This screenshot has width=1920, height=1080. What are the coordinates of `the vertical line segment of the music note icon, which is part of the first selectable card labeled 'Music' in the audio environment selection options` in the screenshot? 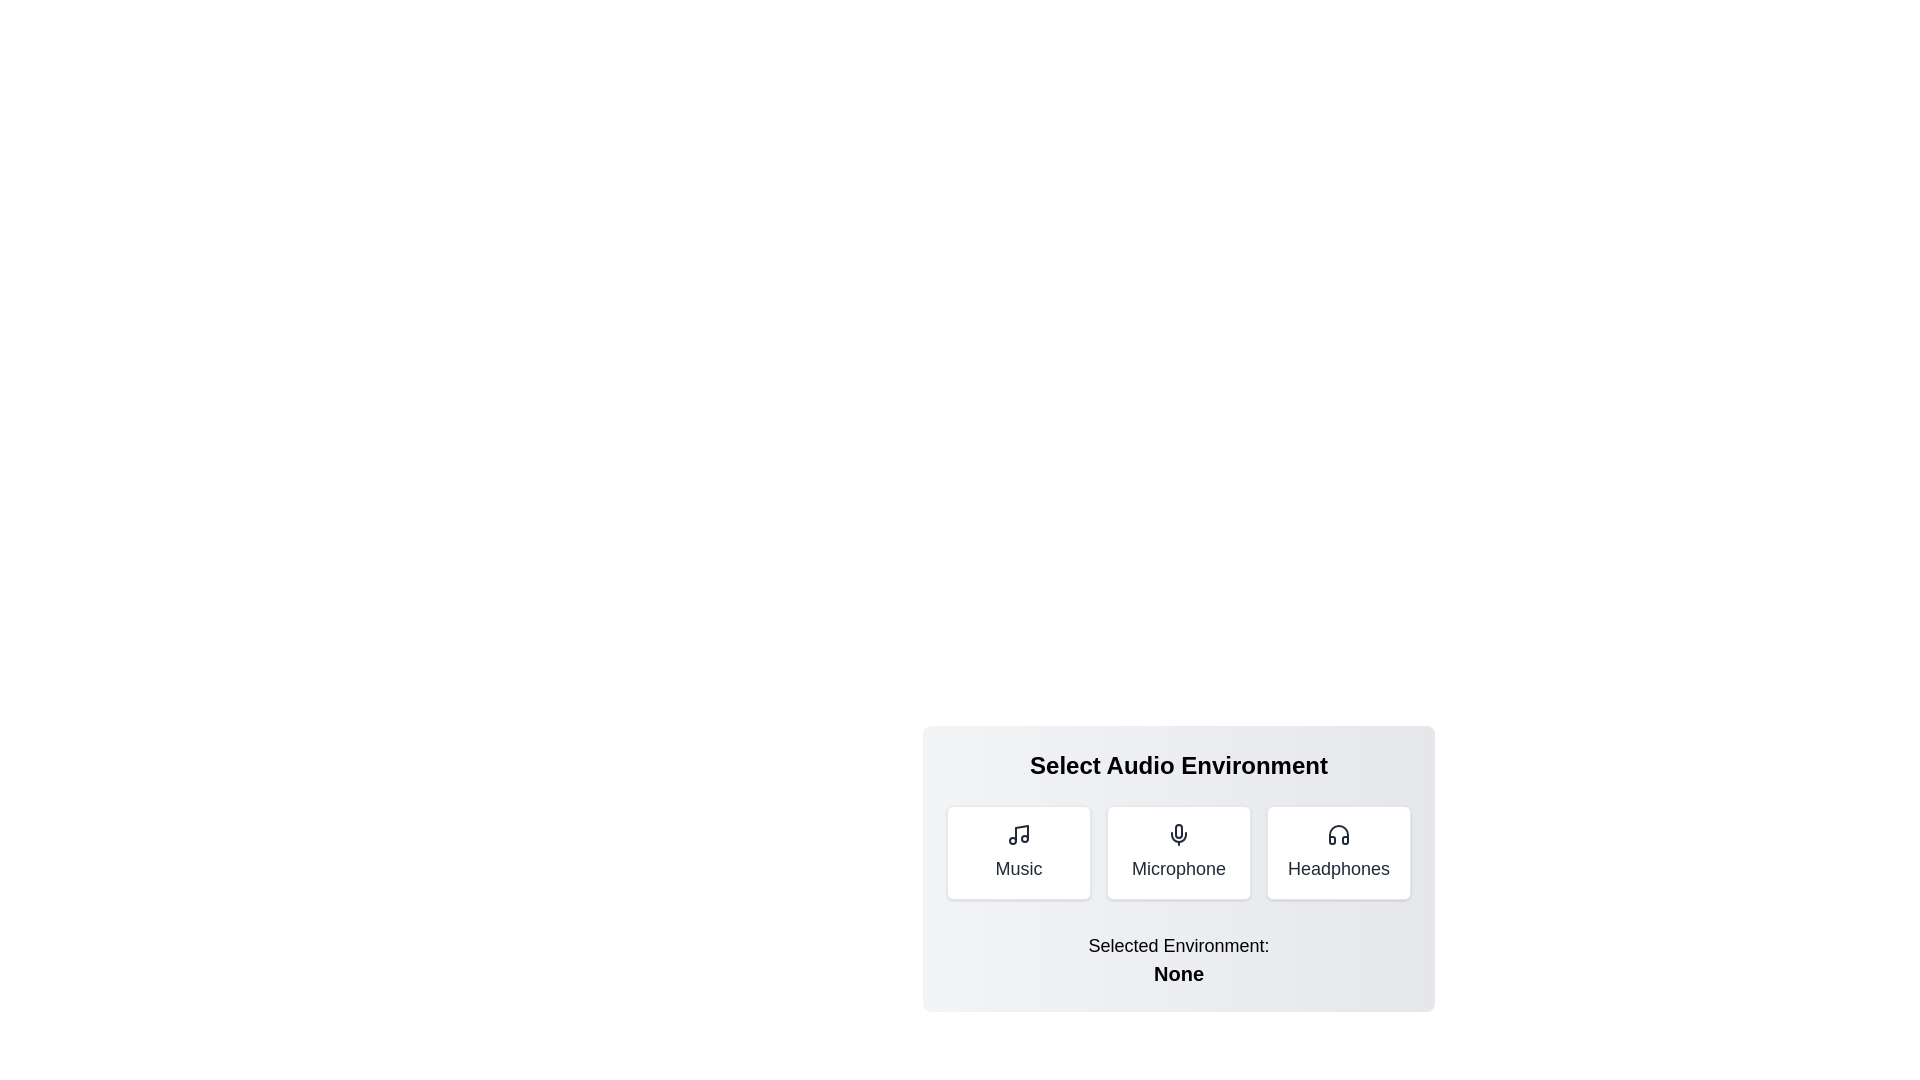 It's located at (1022, 833).